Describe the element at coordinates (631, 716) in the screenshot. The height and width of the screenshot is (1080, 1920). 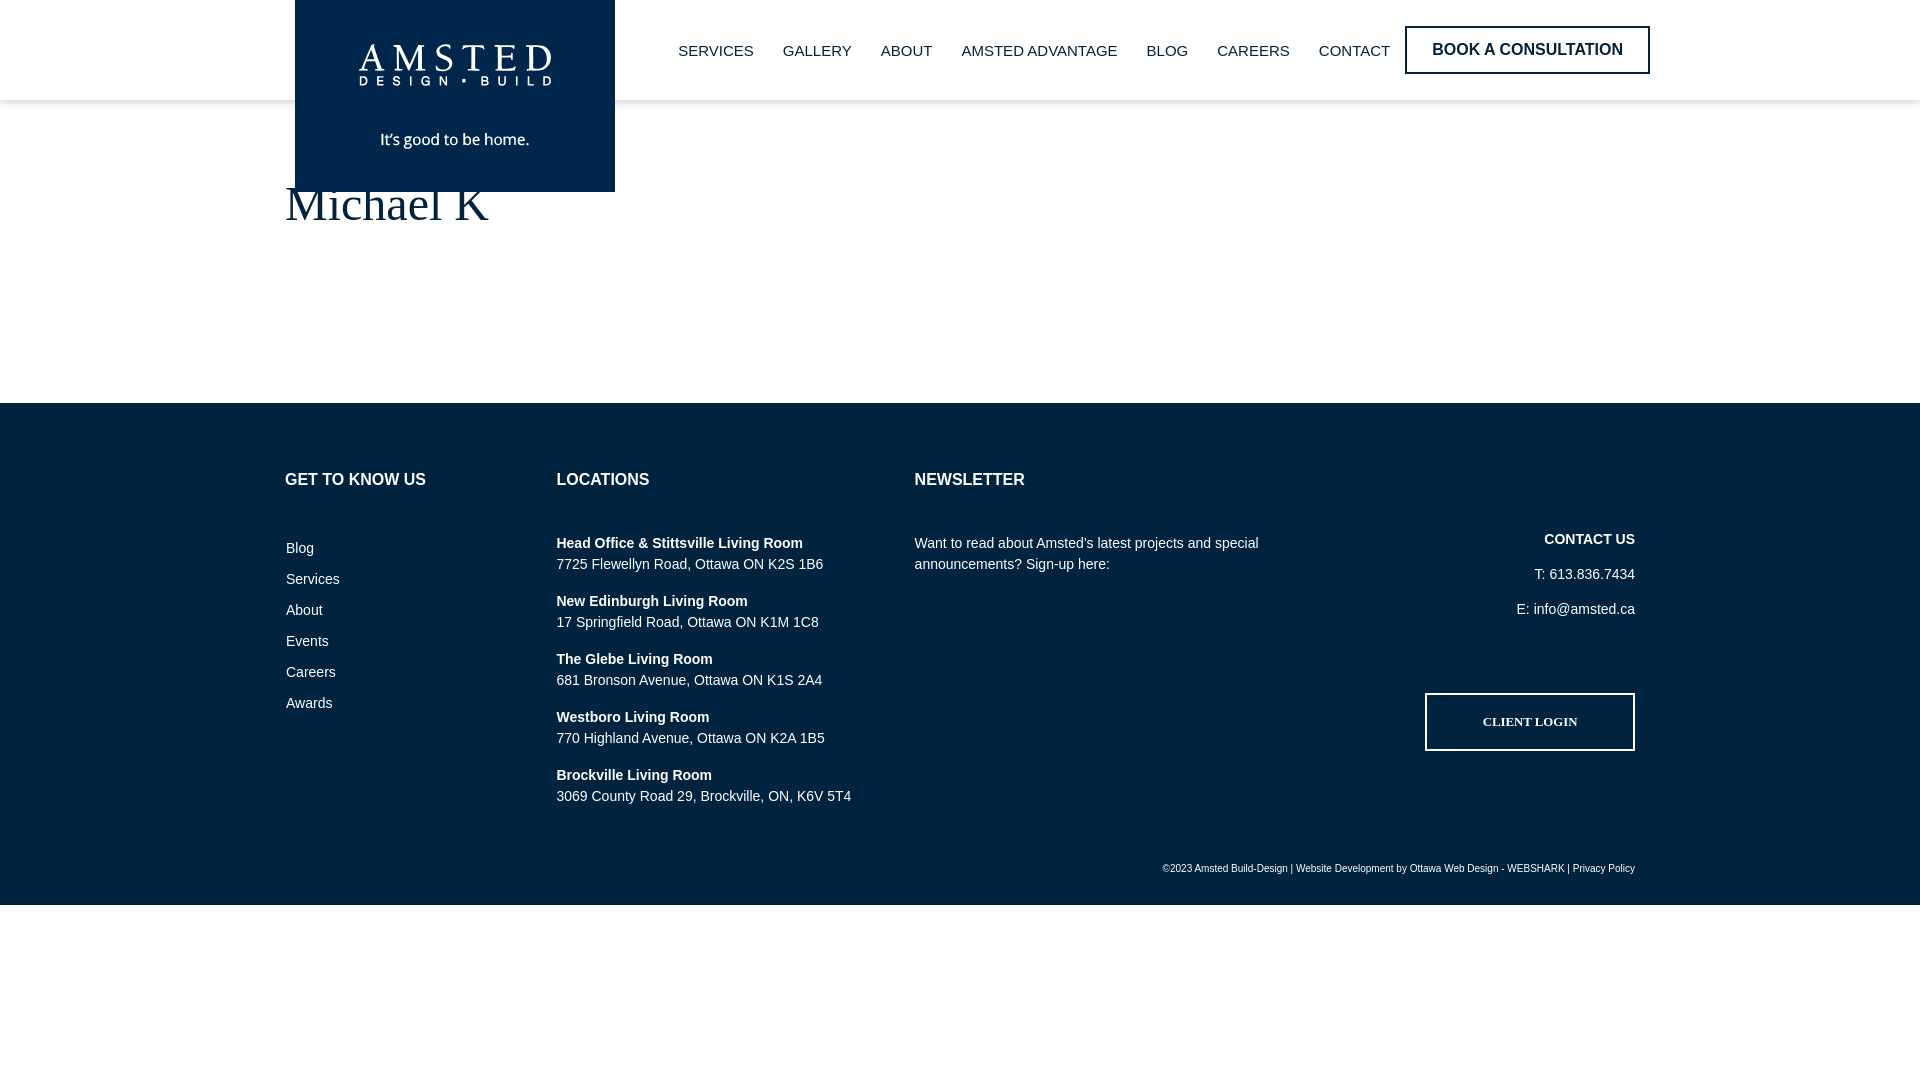
I see `'Westboro Living Room'` at that location.